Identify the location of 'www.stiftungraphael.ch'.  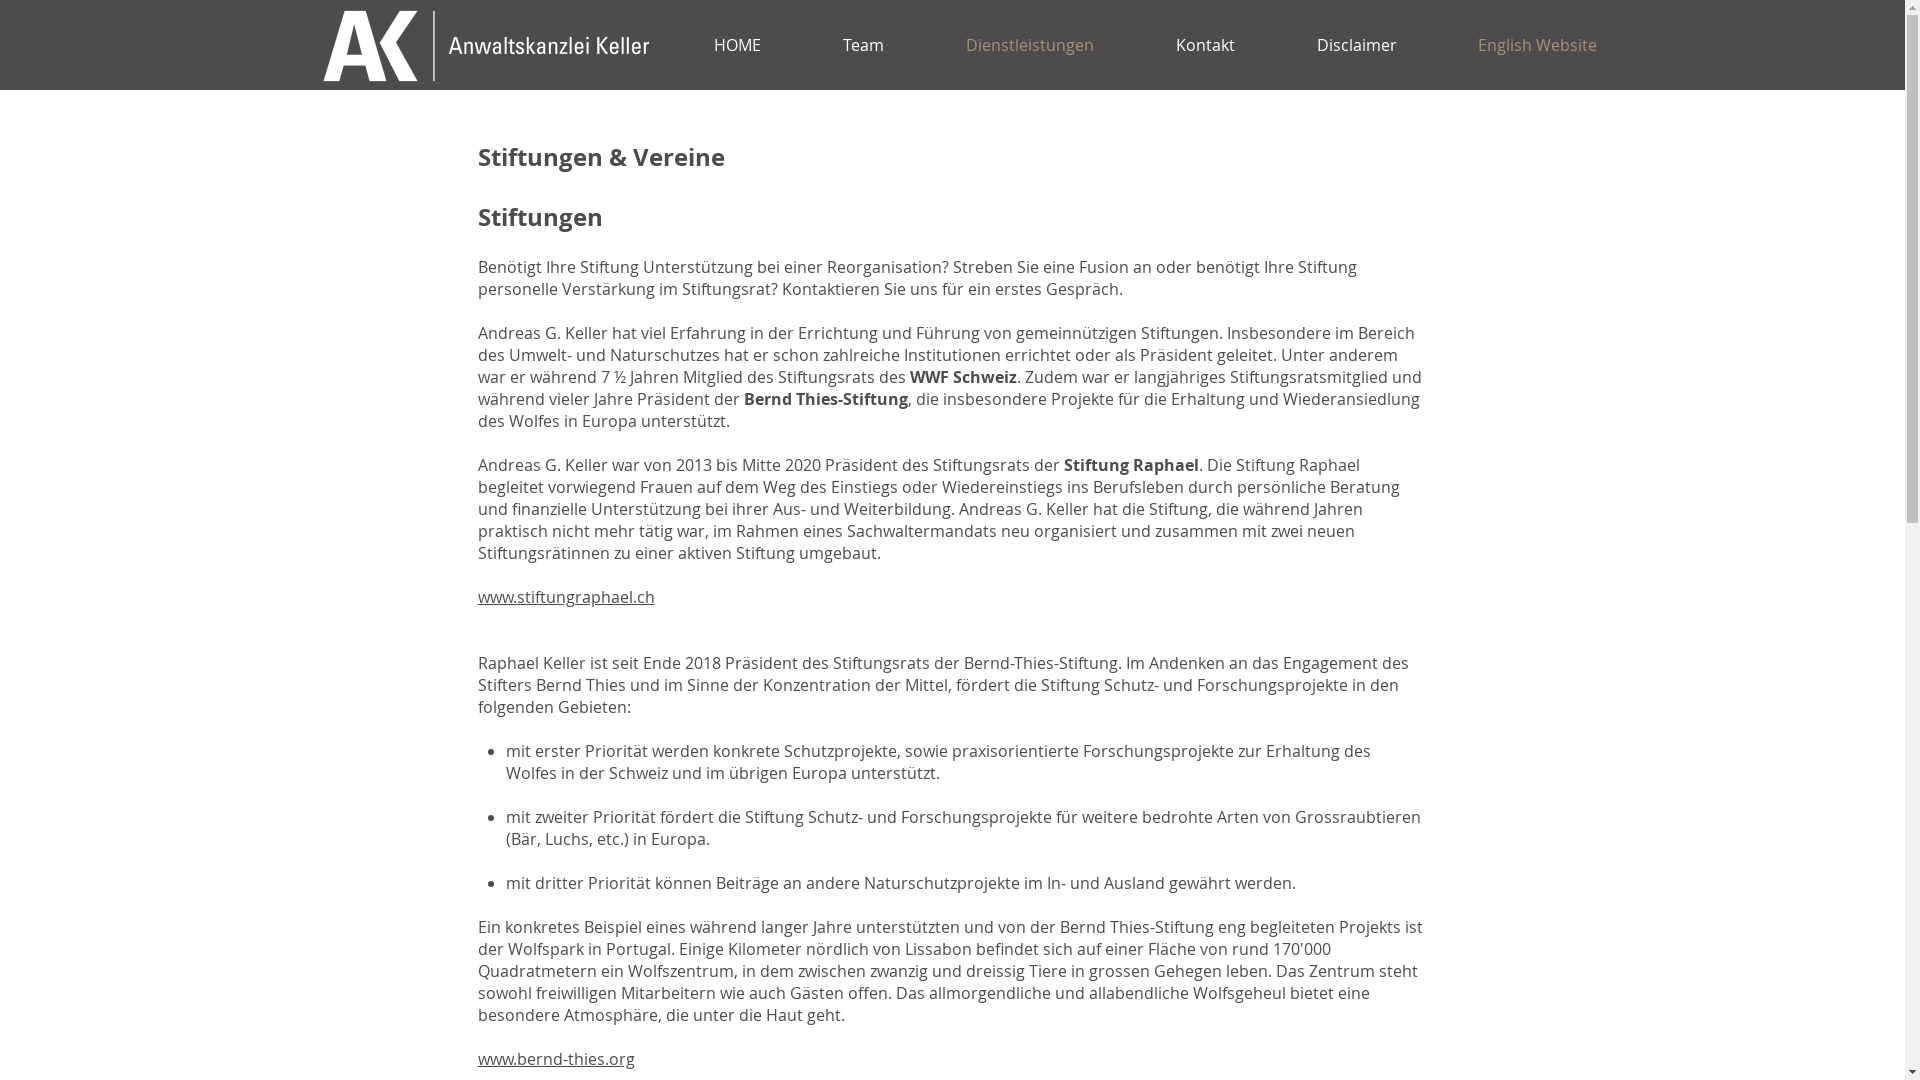
(565, 596).